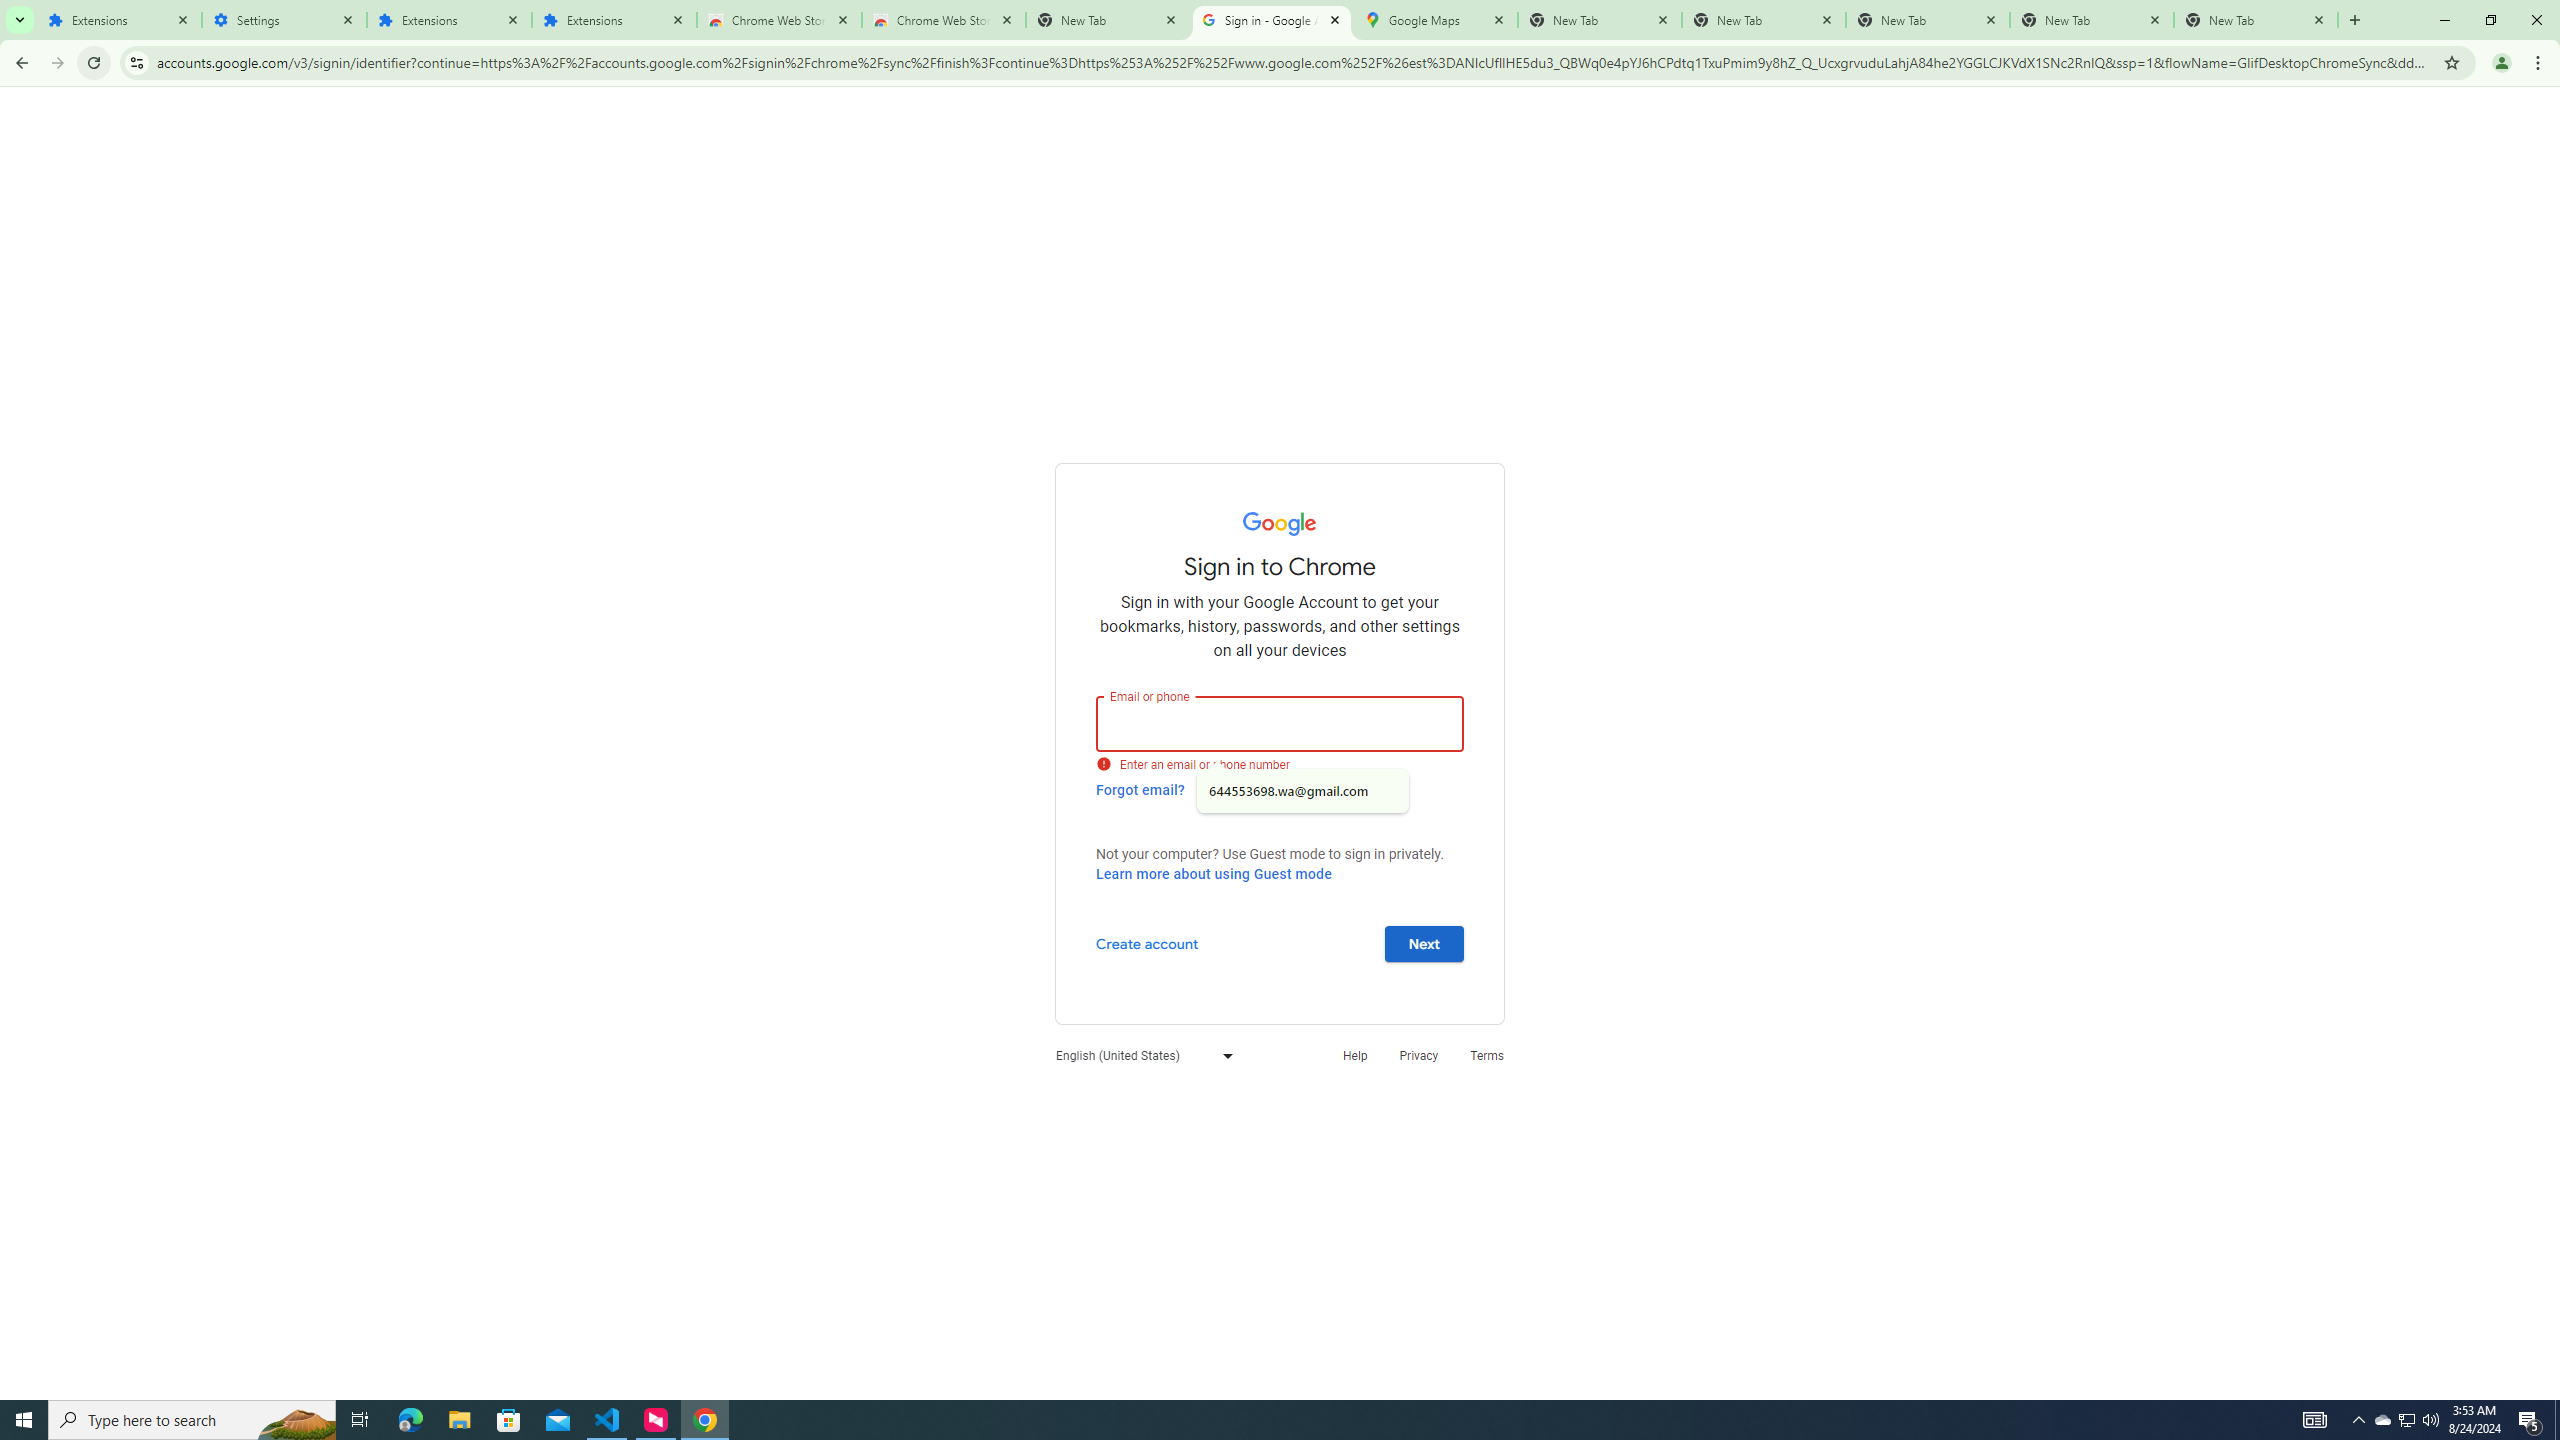 The width and height of the screenshot is (2560, 1440). I want to click on 'You', so click(2502, 62).